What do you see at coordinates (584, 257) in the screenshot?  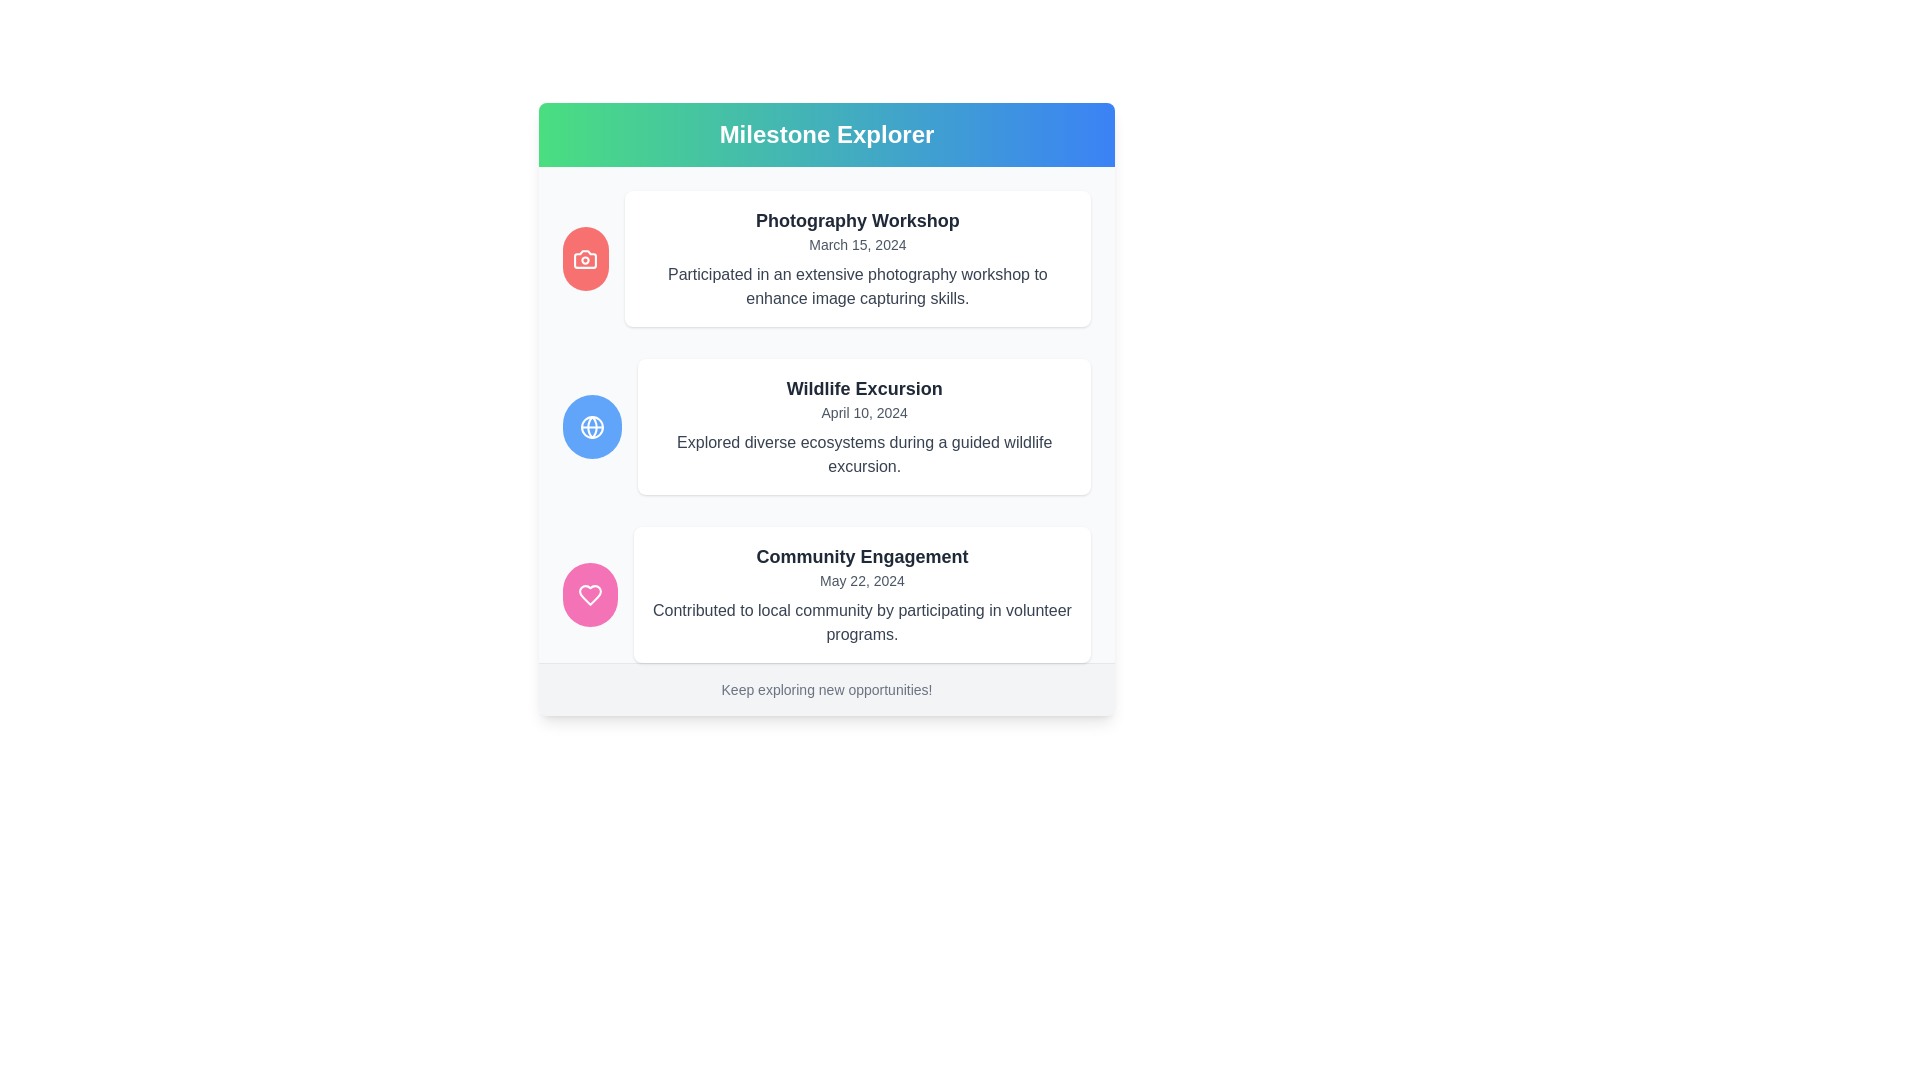 I see `the red circular icon representing the 'Photography Workshop' section, which is located on the left-hand side of the vertical list of icons` at bounding box center [584, 257].